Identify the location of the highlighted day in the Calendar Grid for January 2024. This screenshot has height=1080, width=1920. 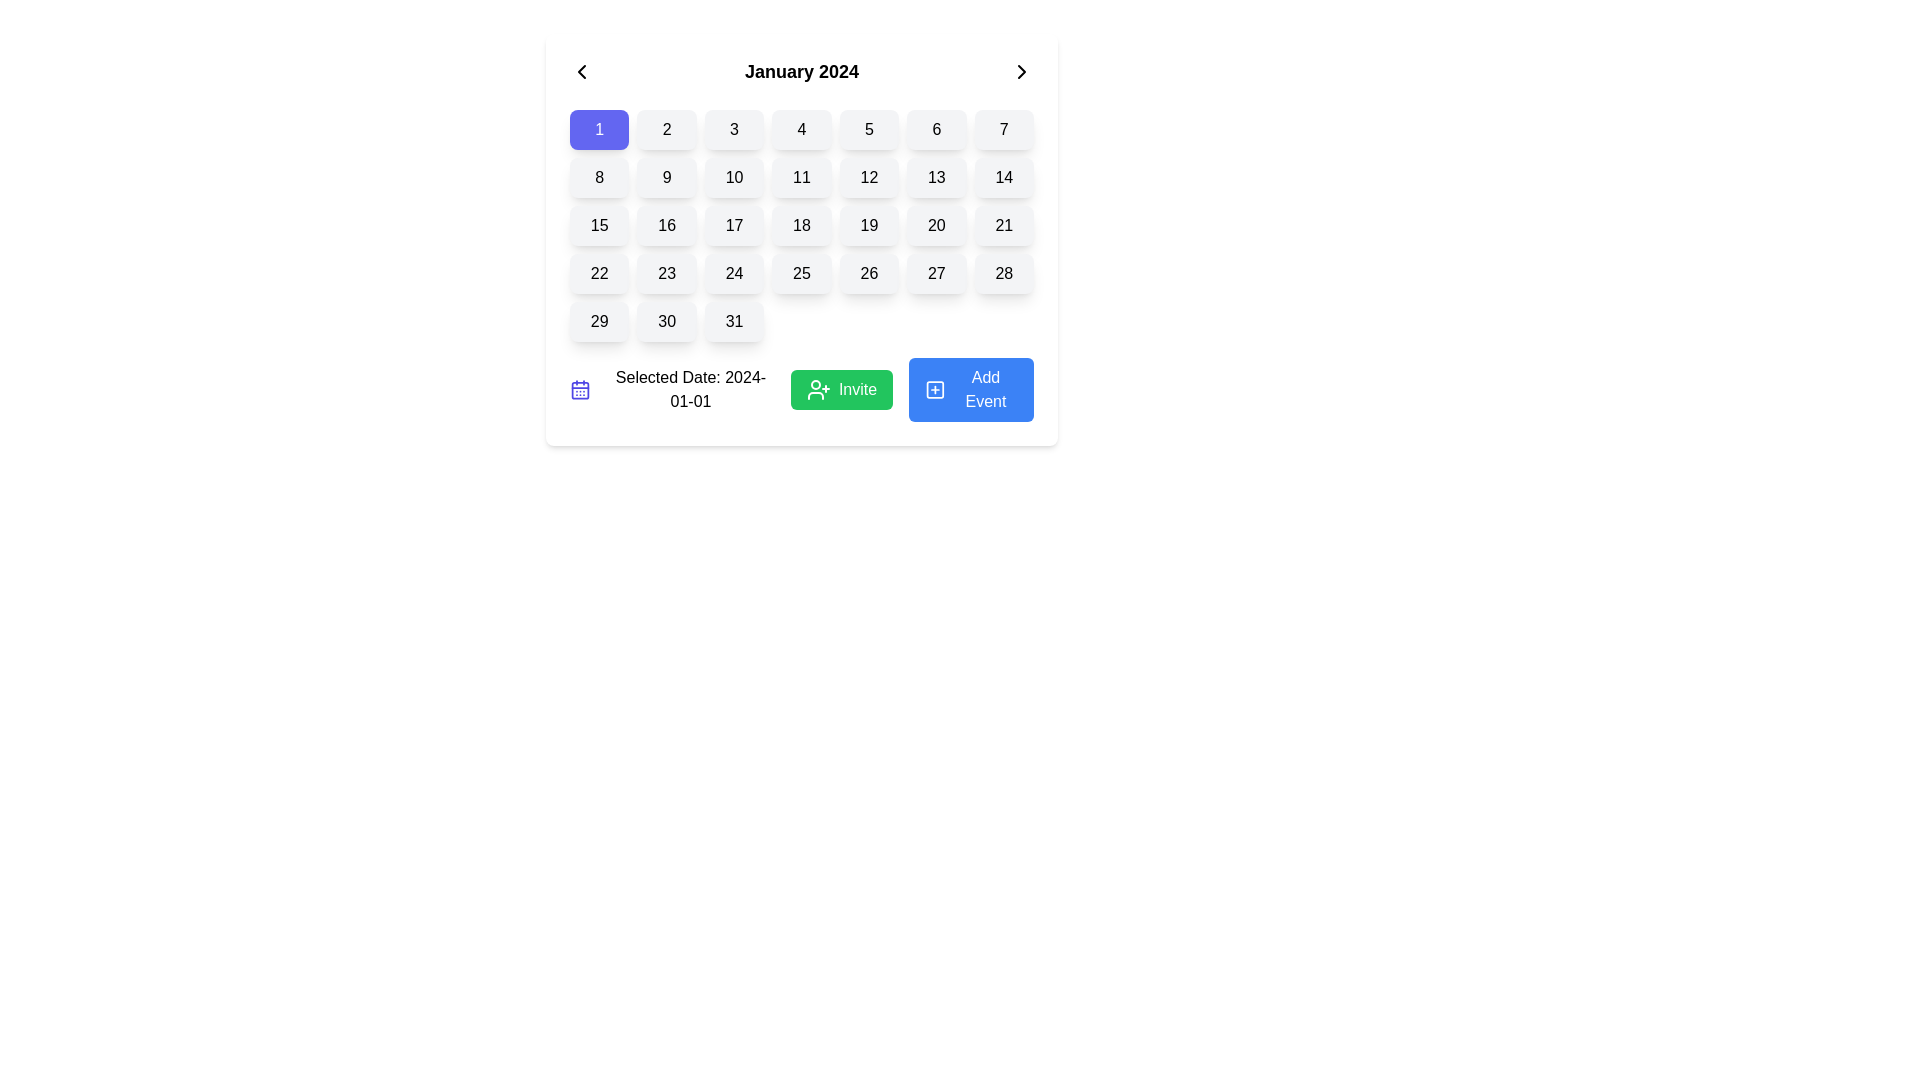
(801, 225).